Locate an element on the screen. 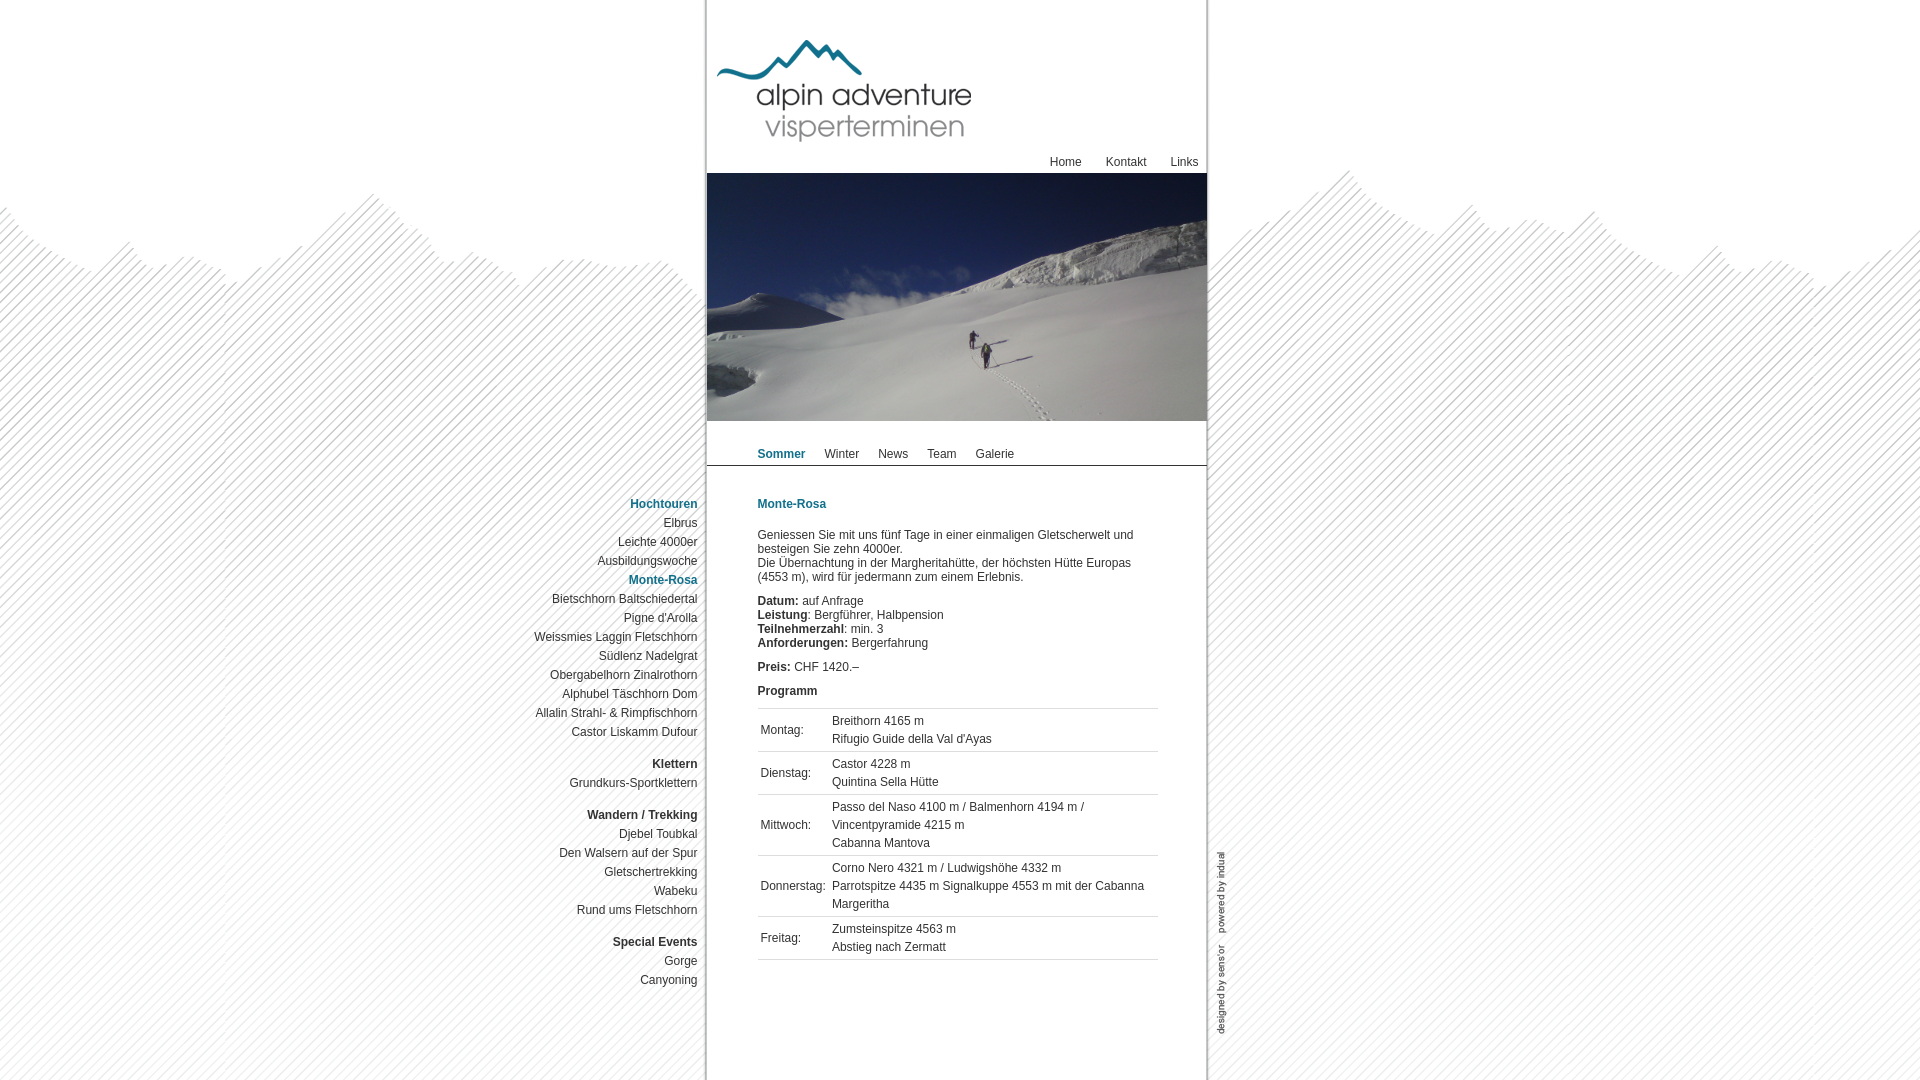 The height and width of the screenshot is (1080, 1920). 'Allalin Strahl- & Rimpfischhorn' is located at coordinates (609, 712).